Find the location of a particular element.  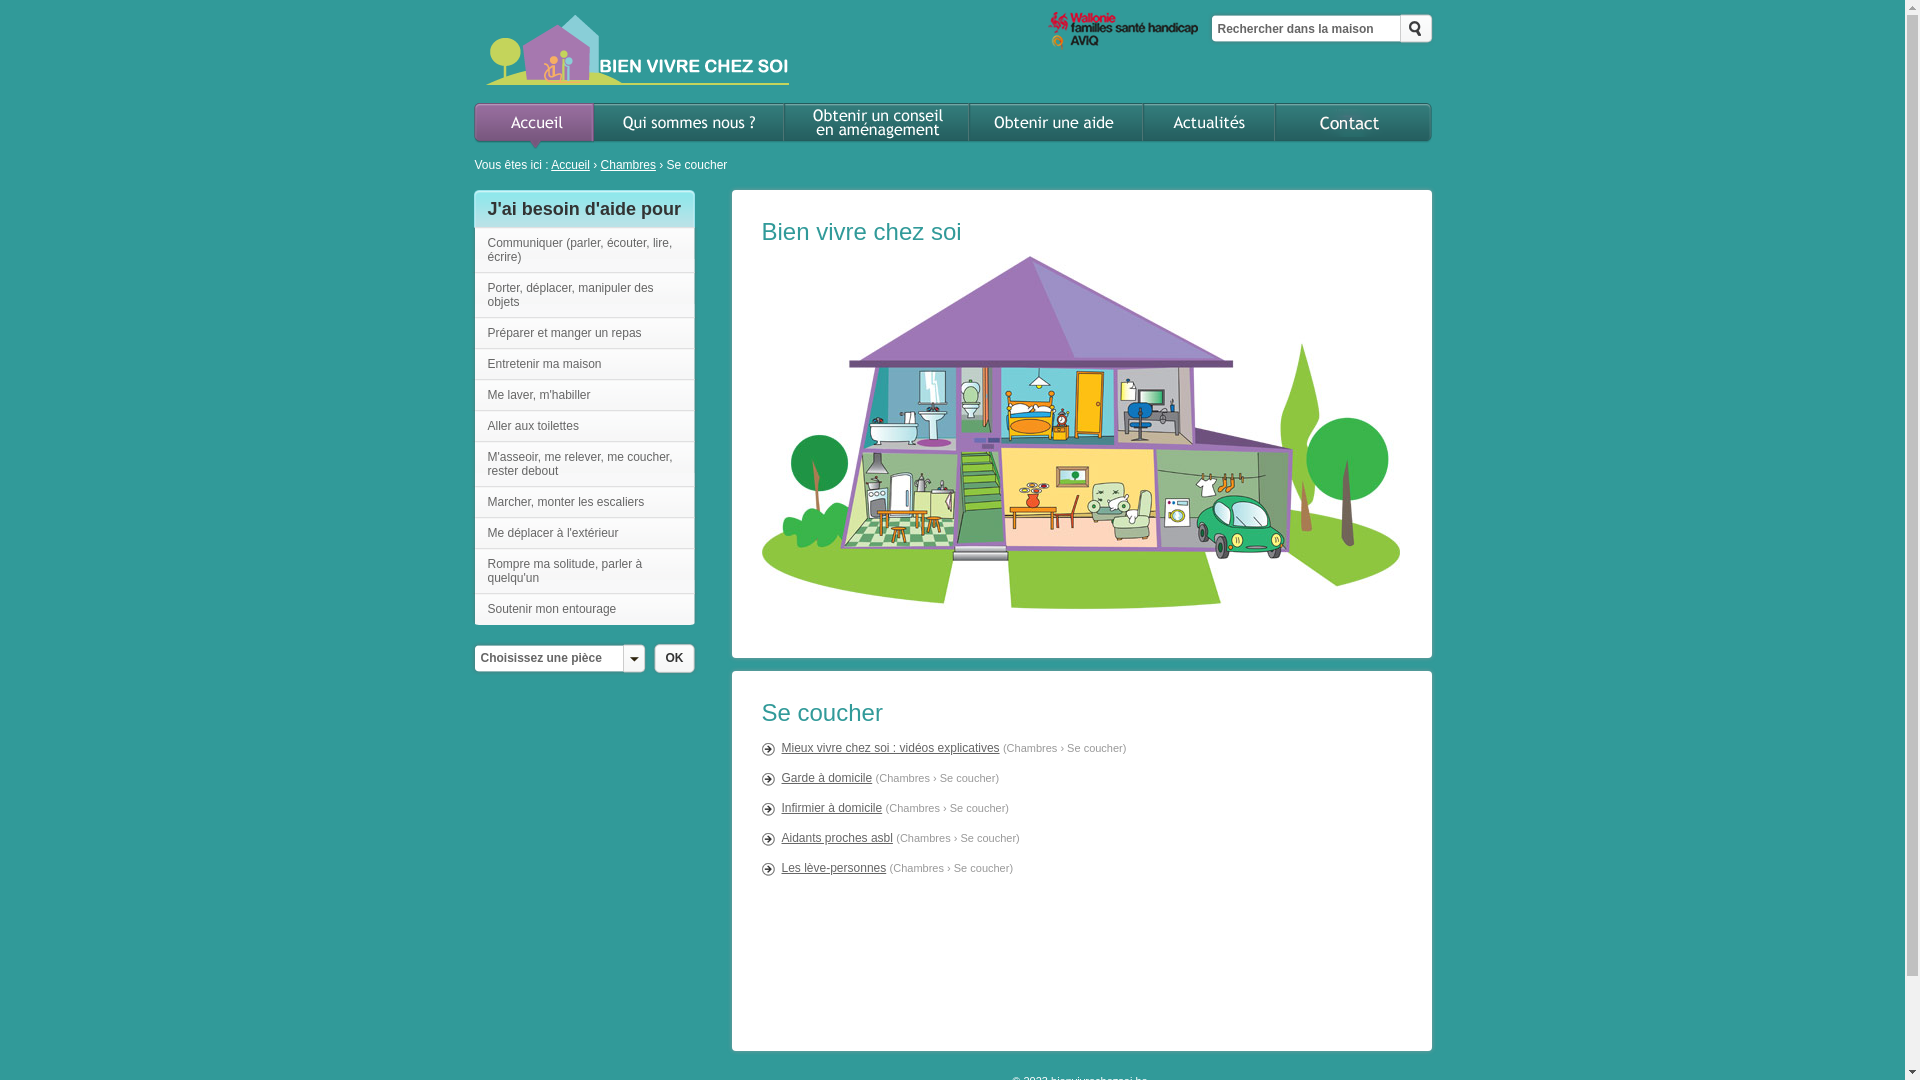

'Contact' is located at coordinates (1354, 124).